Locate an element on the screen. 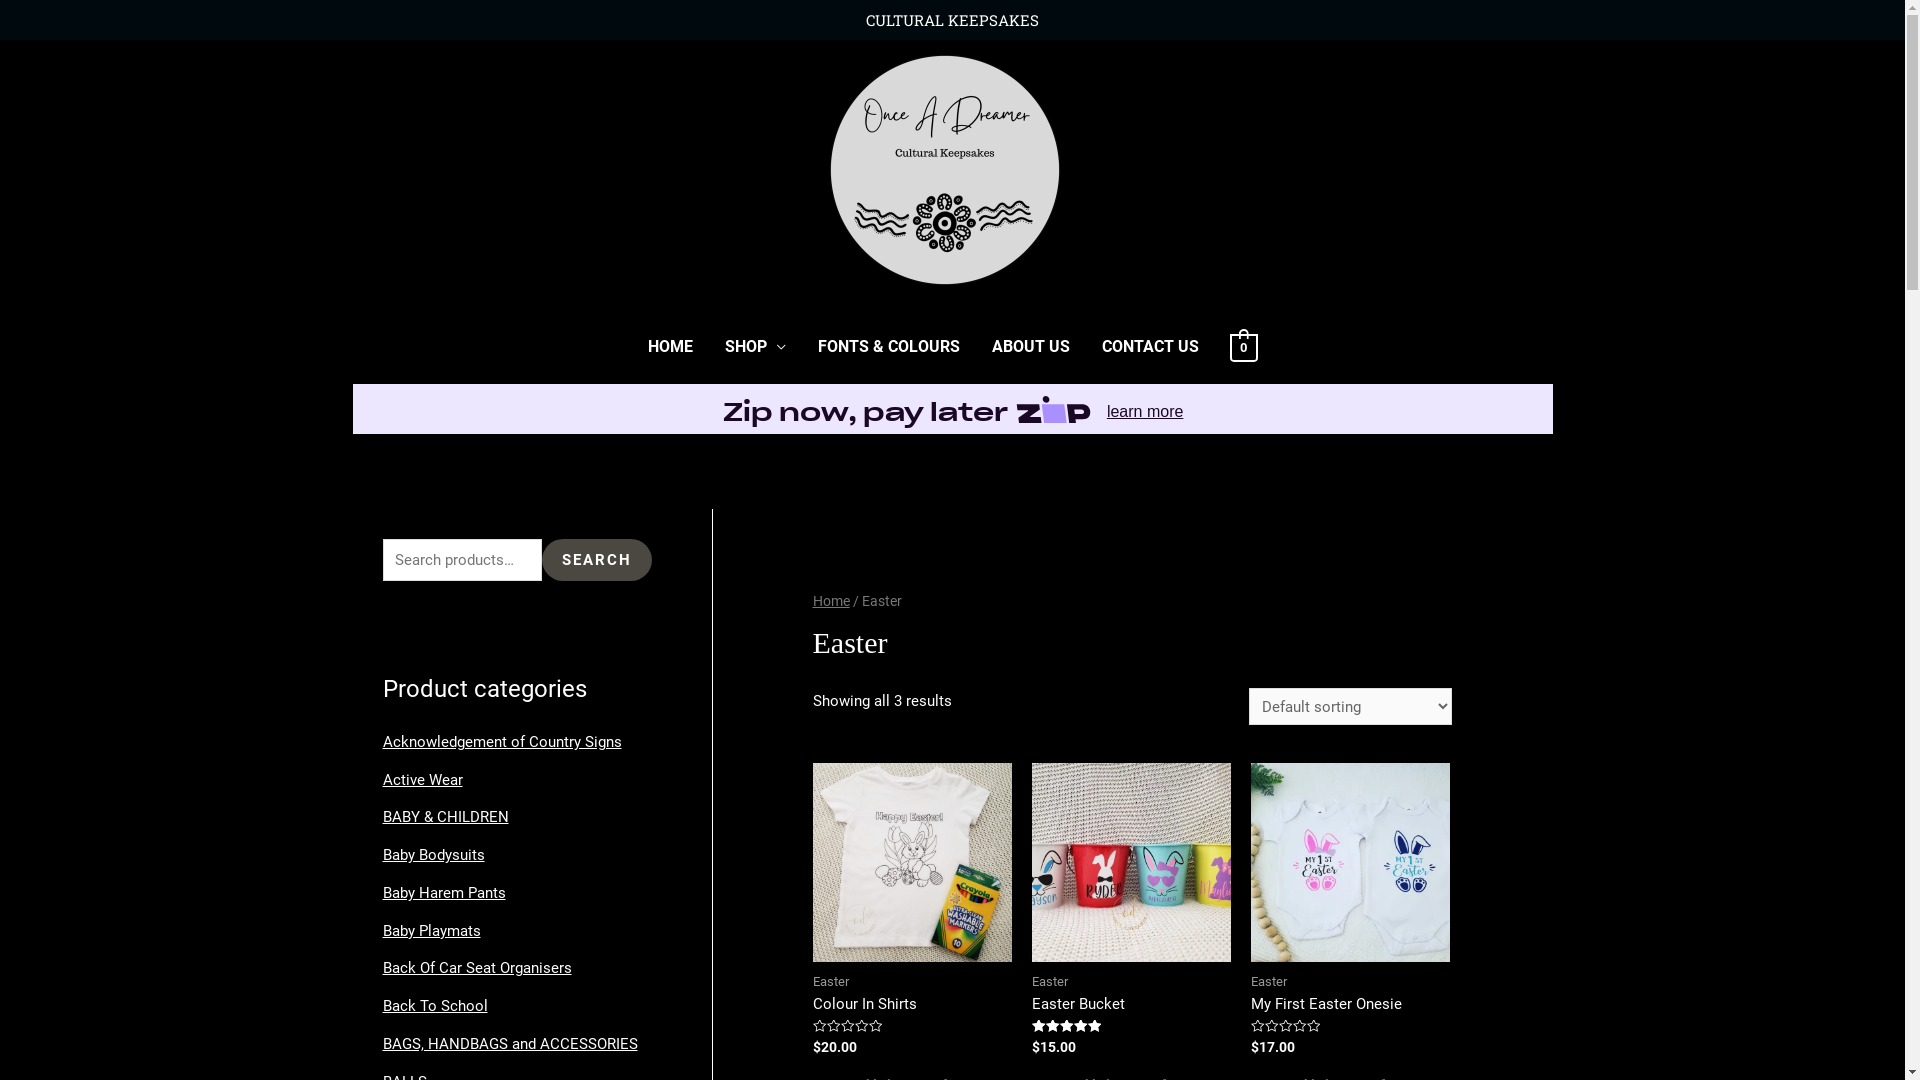  'Home' is located at coordinates (831, 600).